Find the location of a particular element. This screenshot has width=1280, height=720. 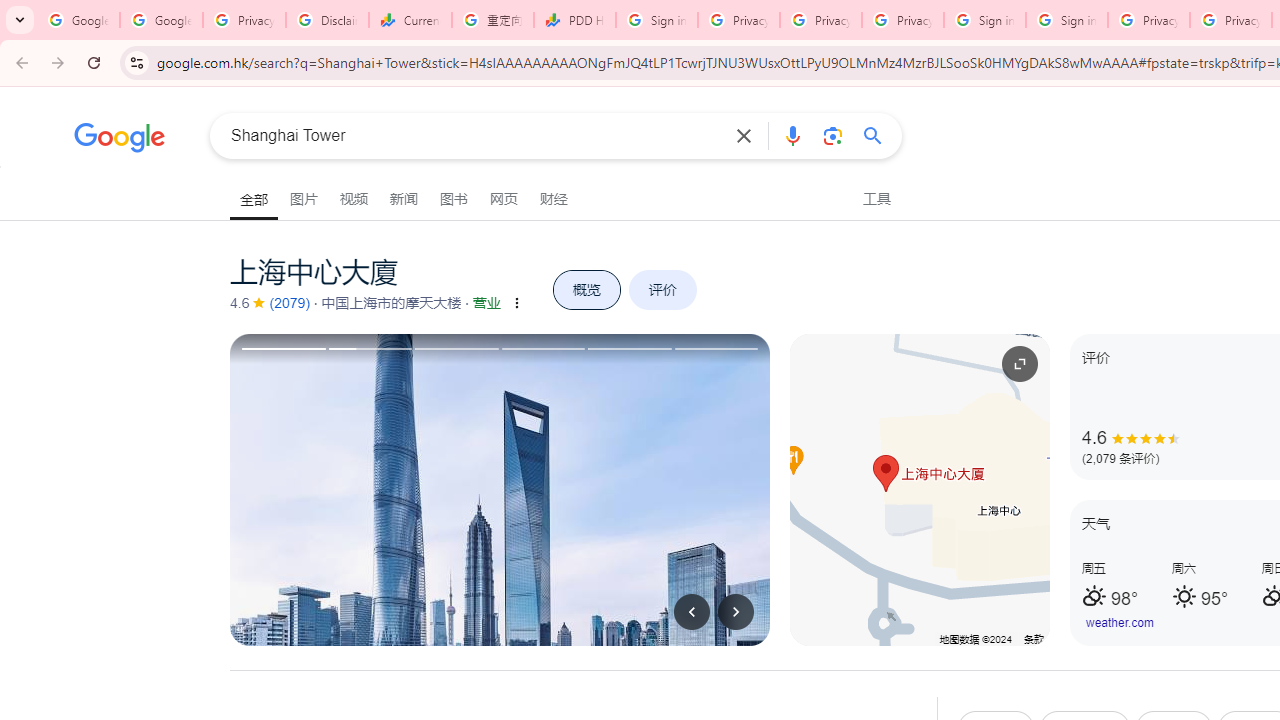

'View site information' is located at coordinates (135, 61).